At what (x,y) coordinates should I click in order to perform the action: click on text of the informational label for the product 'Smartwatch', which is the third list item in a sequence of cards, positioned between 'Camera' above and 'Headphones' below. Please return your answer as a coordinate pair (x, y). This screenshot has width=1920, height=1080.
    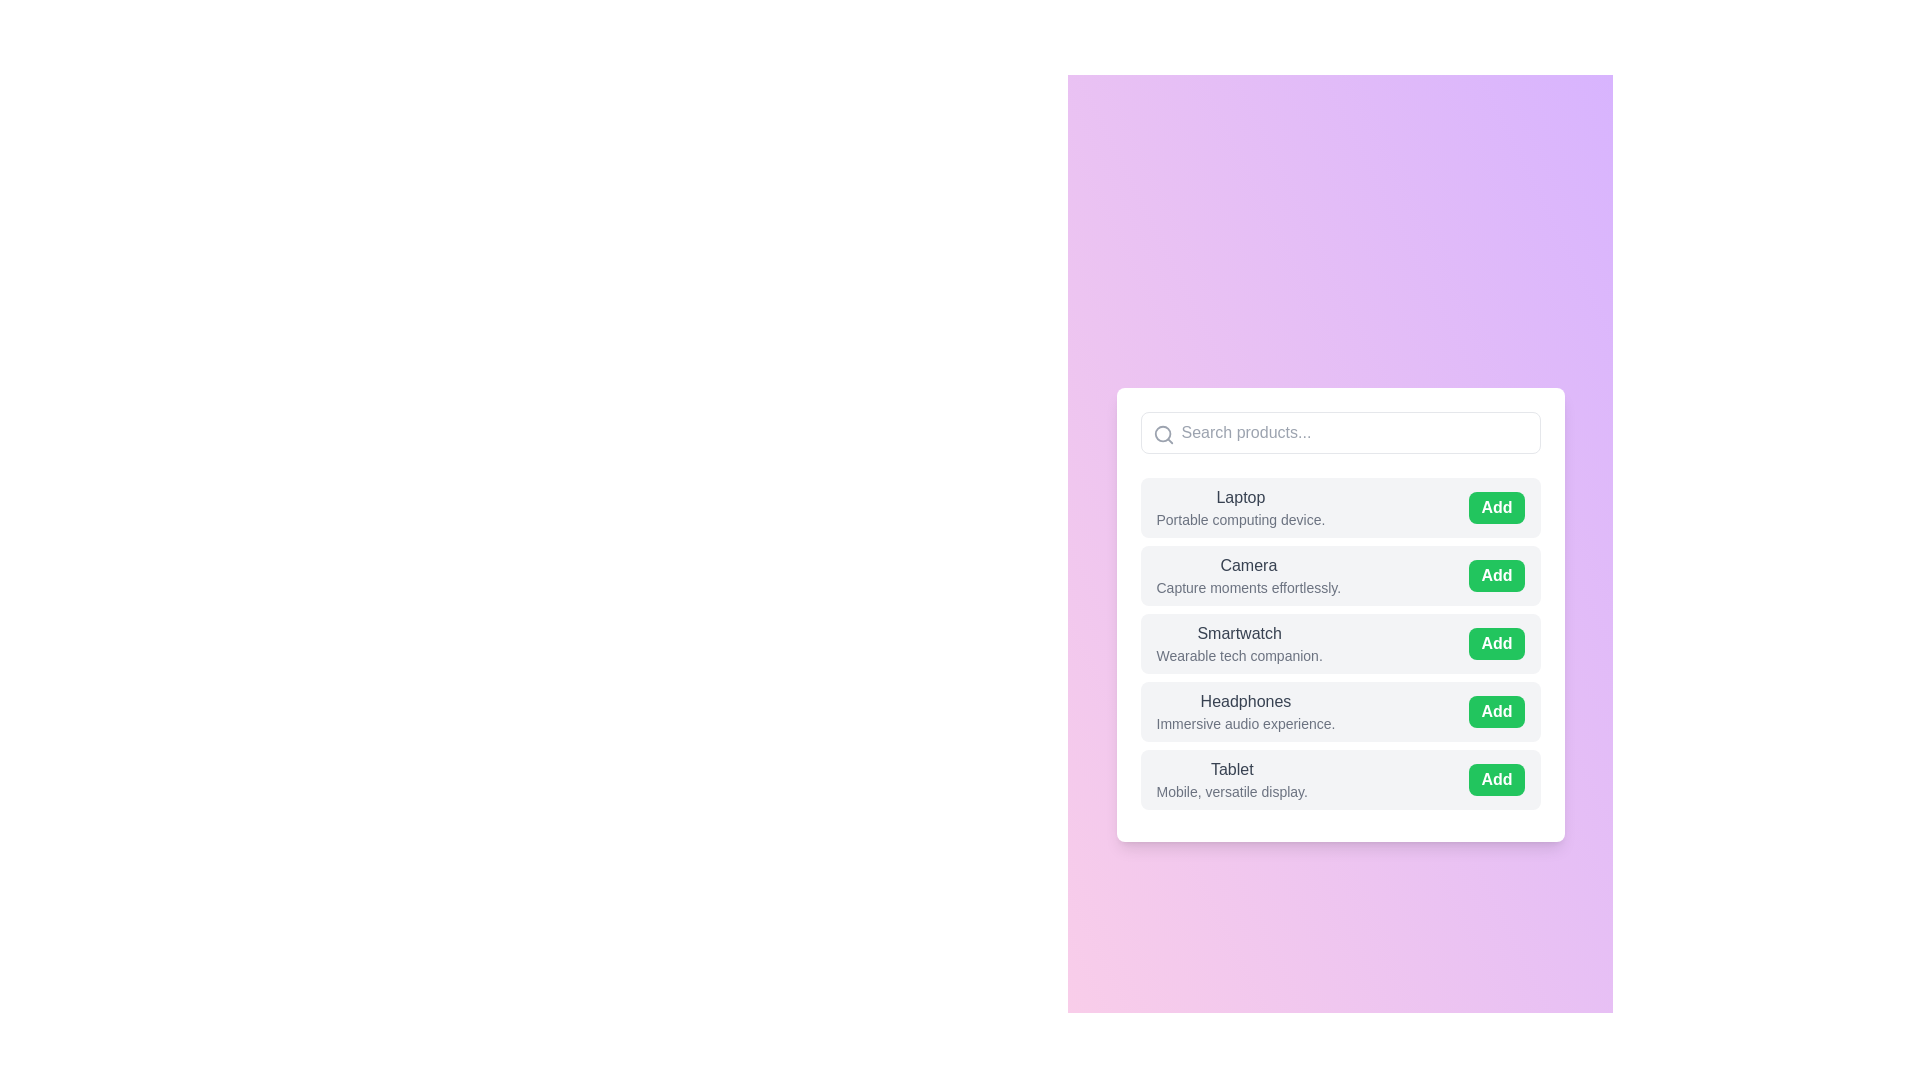
    Looking at the image, I should click on (1238, 644).